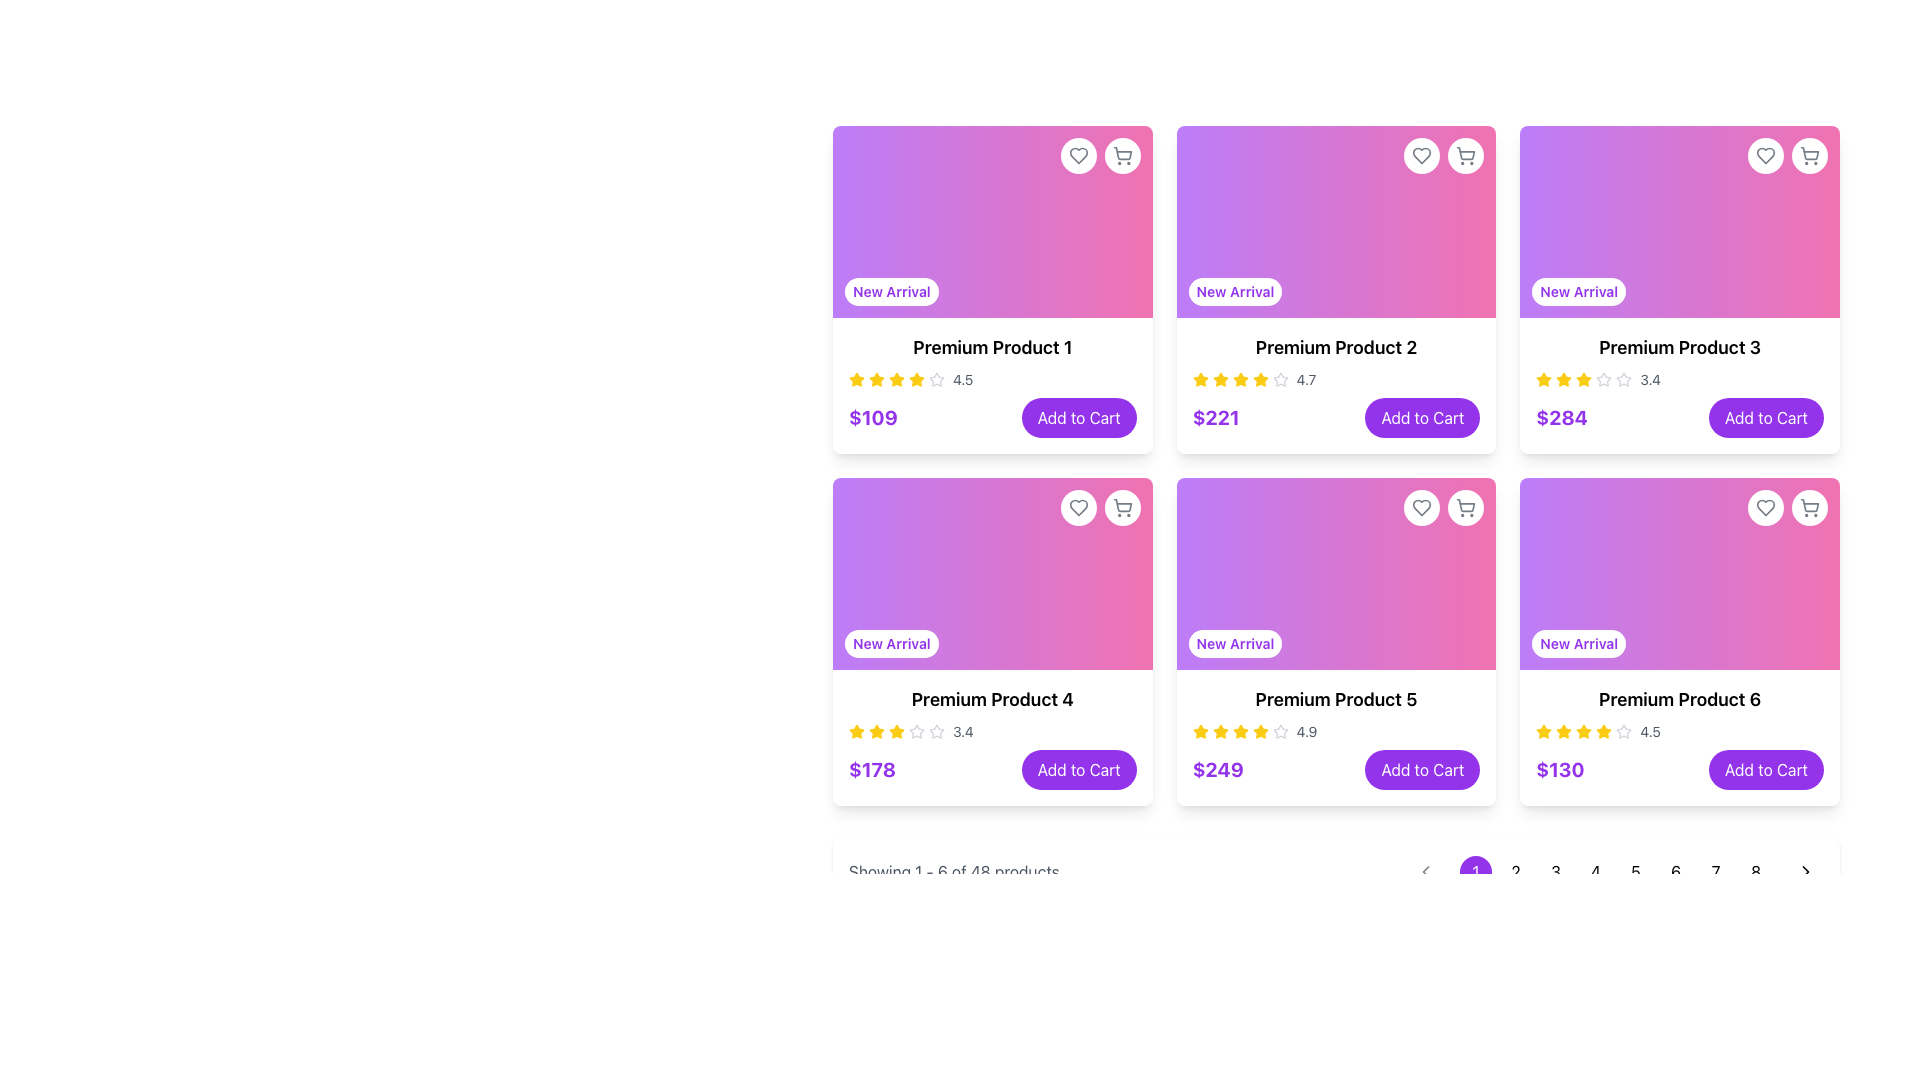 The width and height of the screenshot is (1920, 1080). I want to click on the Rating Display element located beneath the product name 'Premium Product 1' and above the price and 'Add to Cart' button, so click(992, 380).